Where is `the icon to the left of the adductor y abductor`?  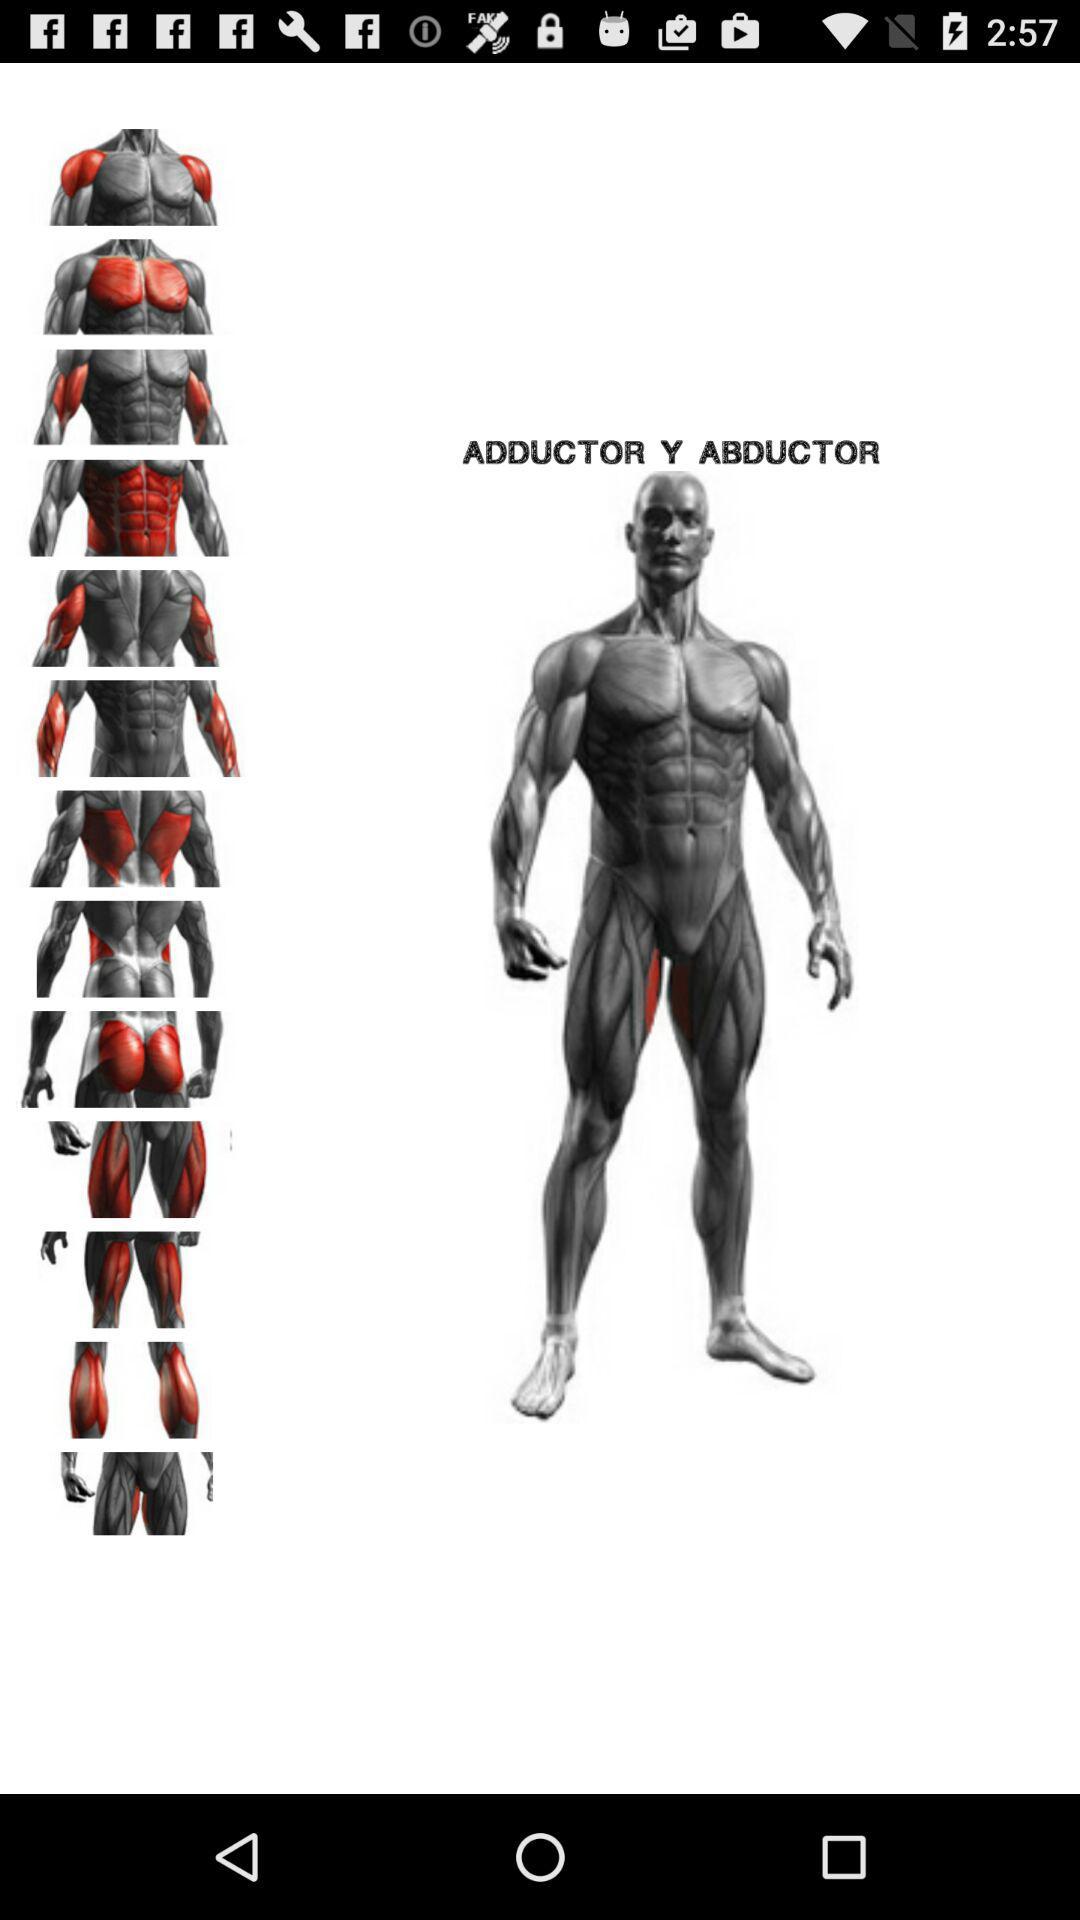
the icon to the left of the adductor y abductor is located at coordinates (131, 501).